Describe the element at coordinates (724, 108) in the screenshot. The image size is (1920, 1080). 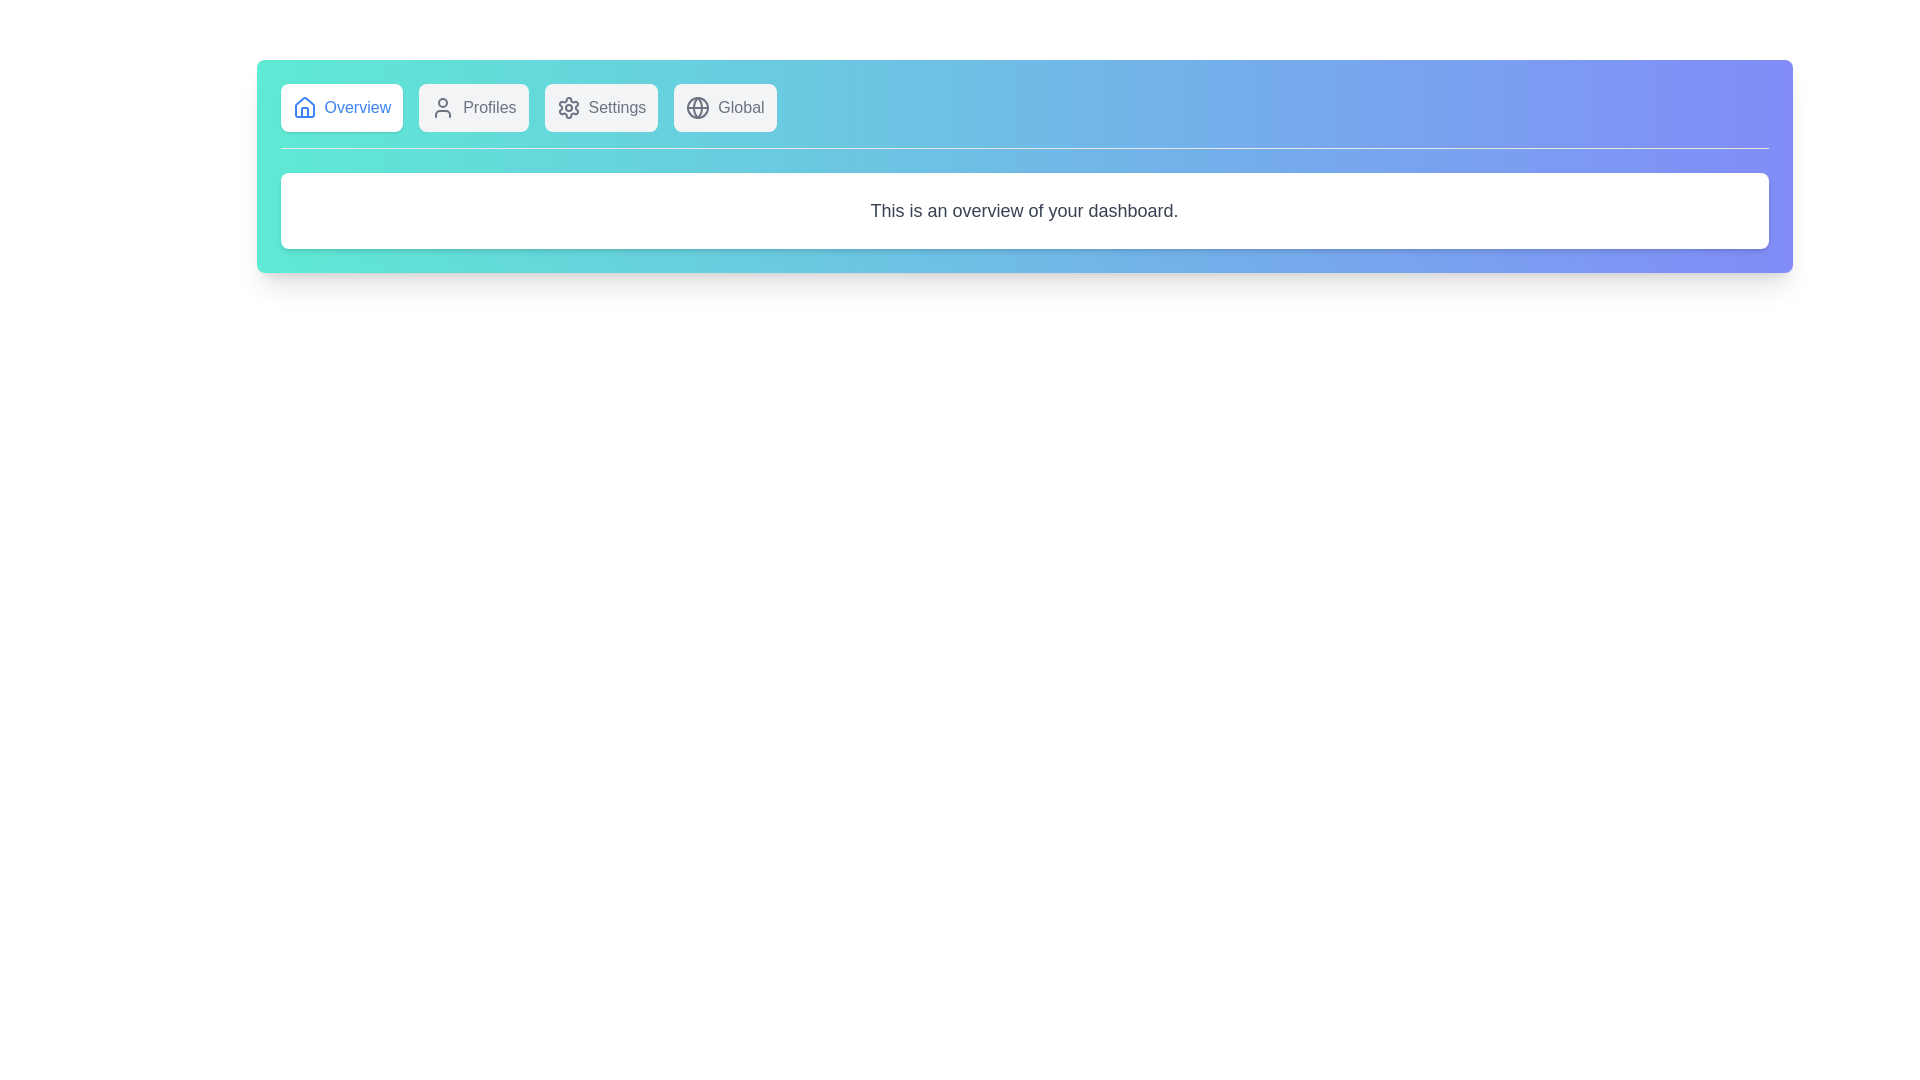
I see `the tab labeled Global` at that location.